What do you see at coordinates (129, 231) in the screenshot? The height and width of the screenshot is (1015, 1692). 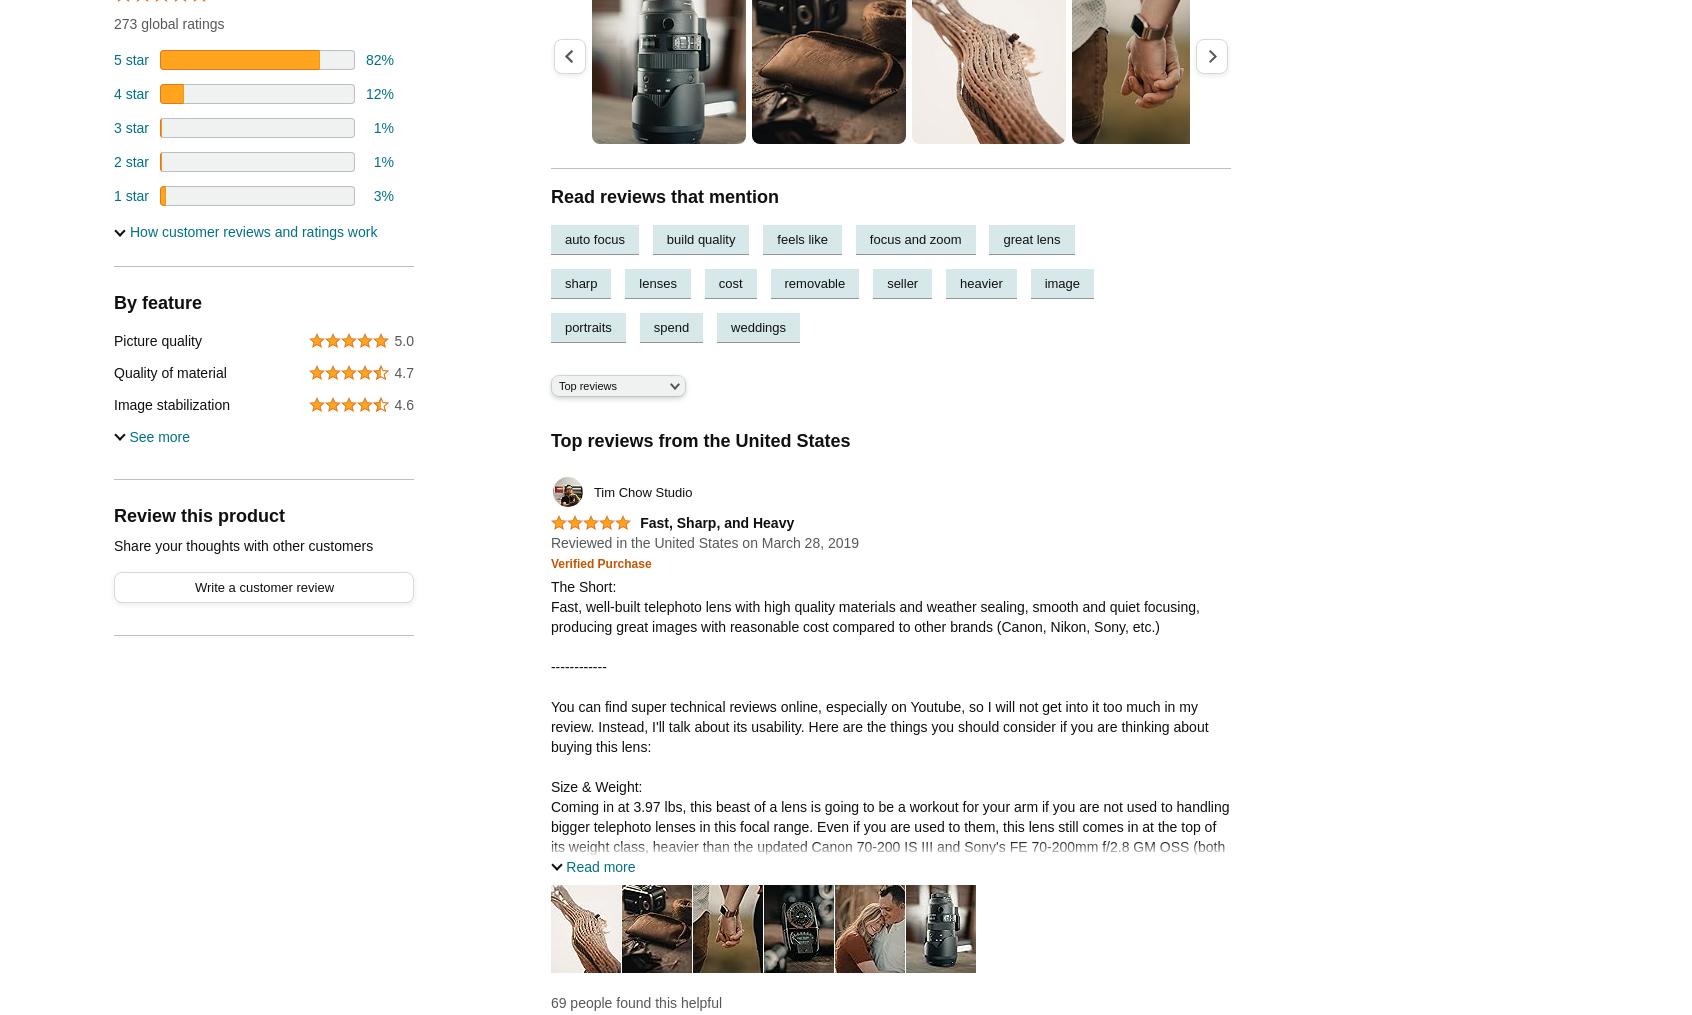 I see `'How customer reviews and ratings work'` at bounding box center [129, 231].